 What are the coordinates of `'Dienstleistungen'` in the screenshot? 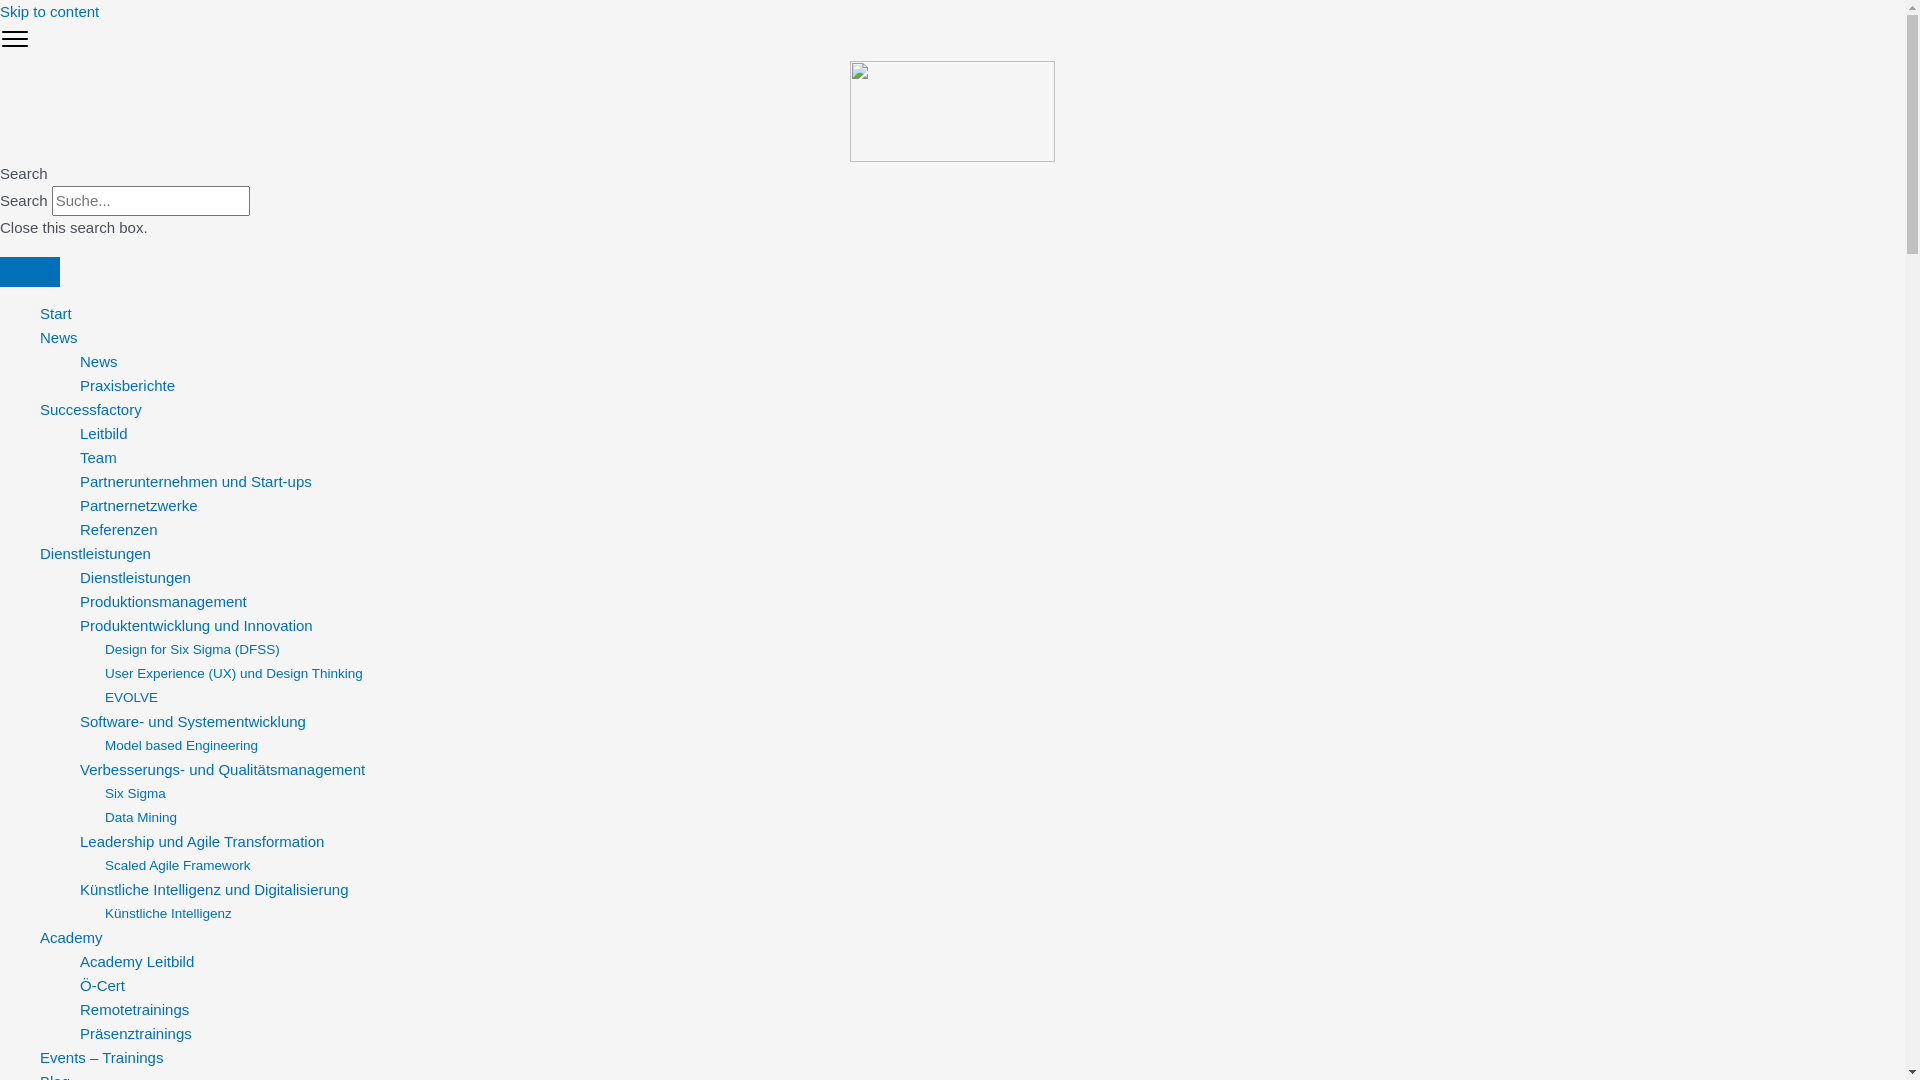 It's located at (80, 577).